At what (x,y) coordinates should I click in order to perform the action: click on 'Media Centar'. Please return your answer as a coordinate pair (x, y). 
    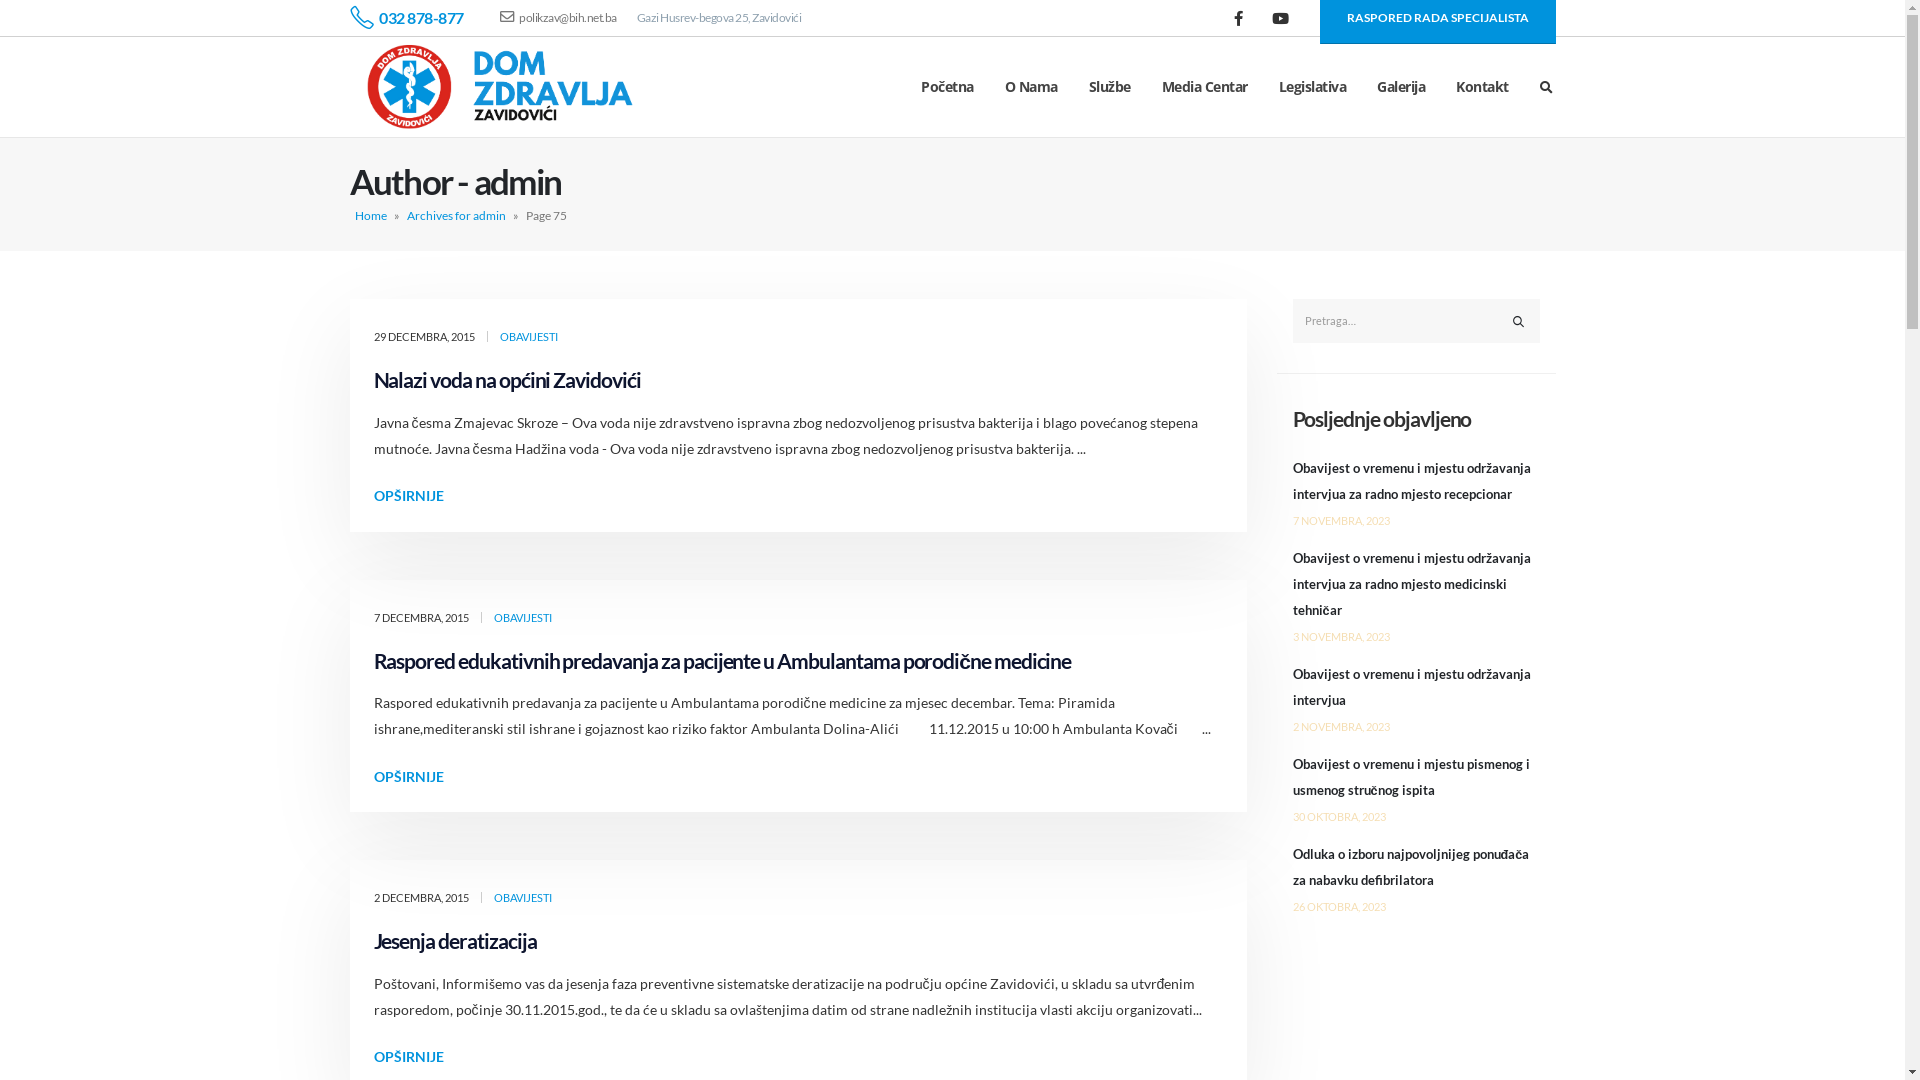
    Looking at the image, I should click on (1147, 86).